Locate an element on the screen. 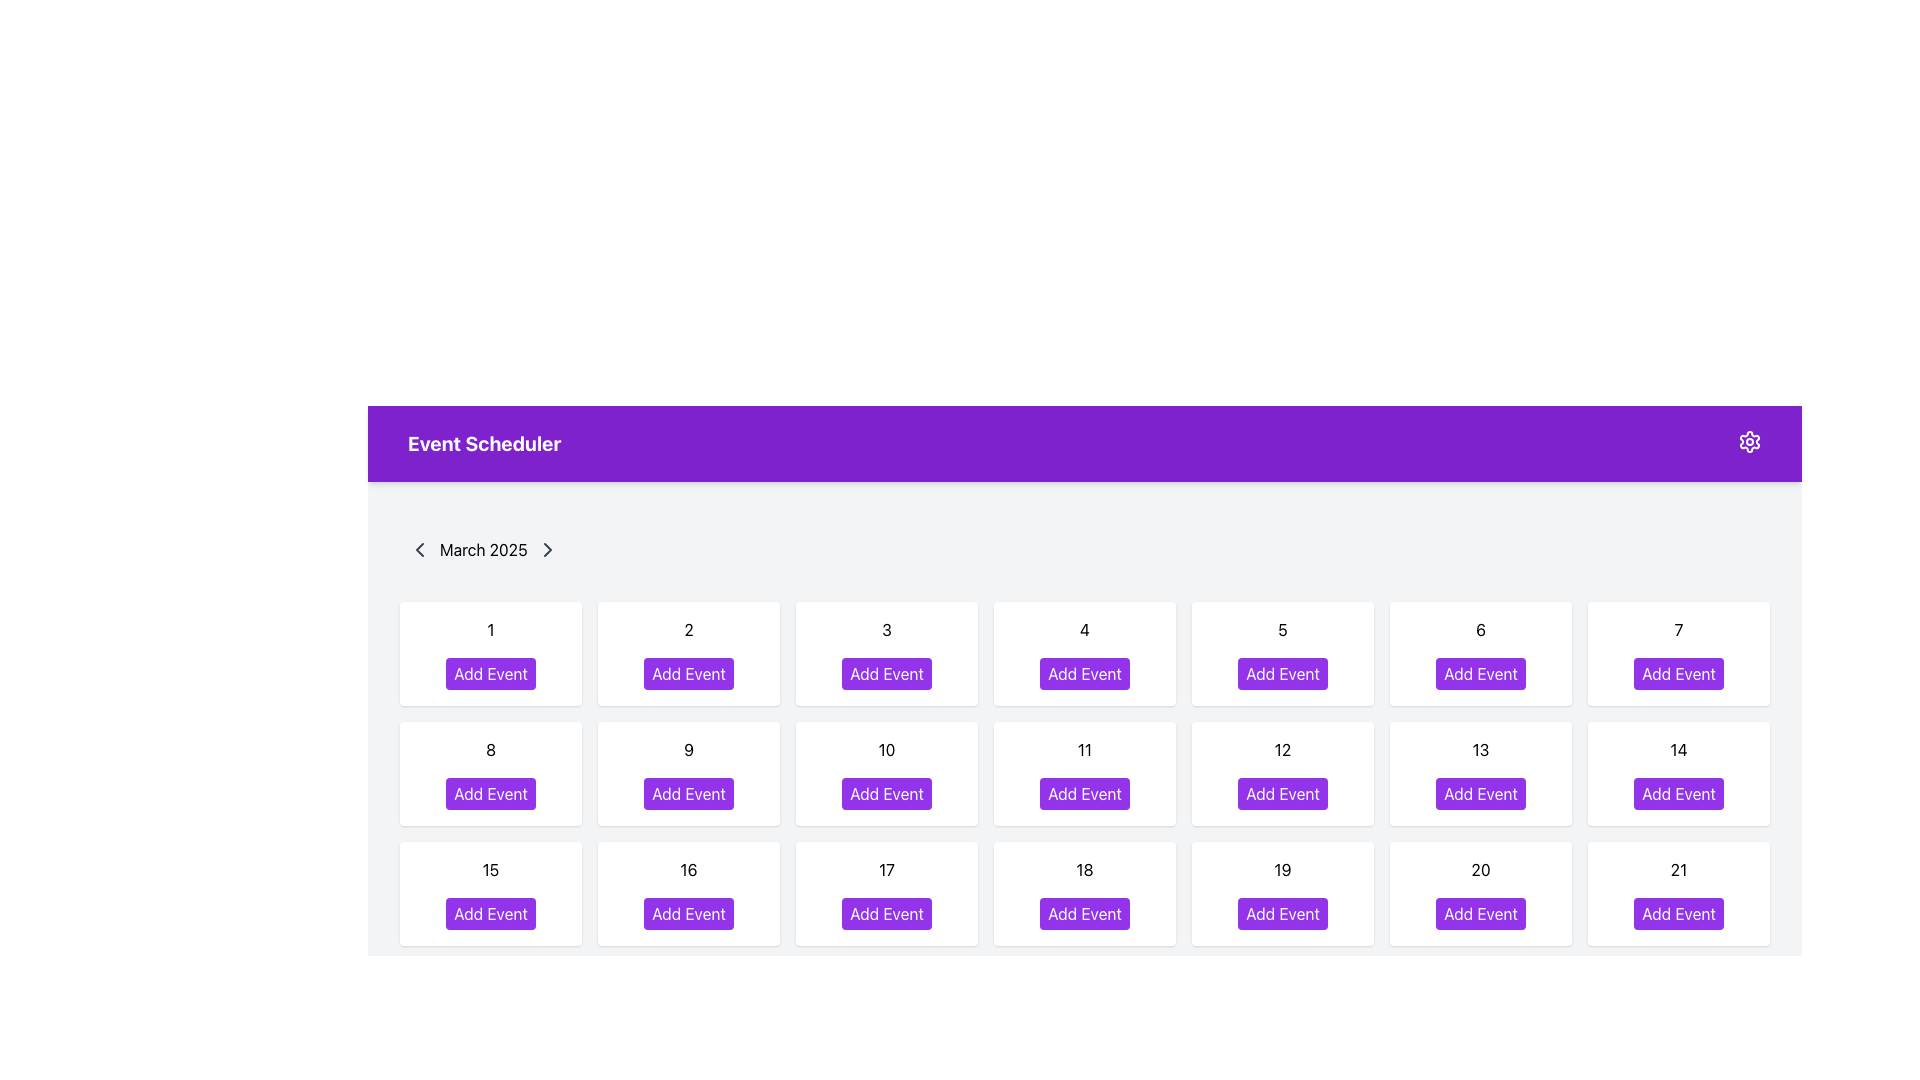 The image size is (1920, 1080). the purple 'Add Event' button located in the sixth row of the grid layout for the 15th date on the calendar is located at coordinates (689, 1033).